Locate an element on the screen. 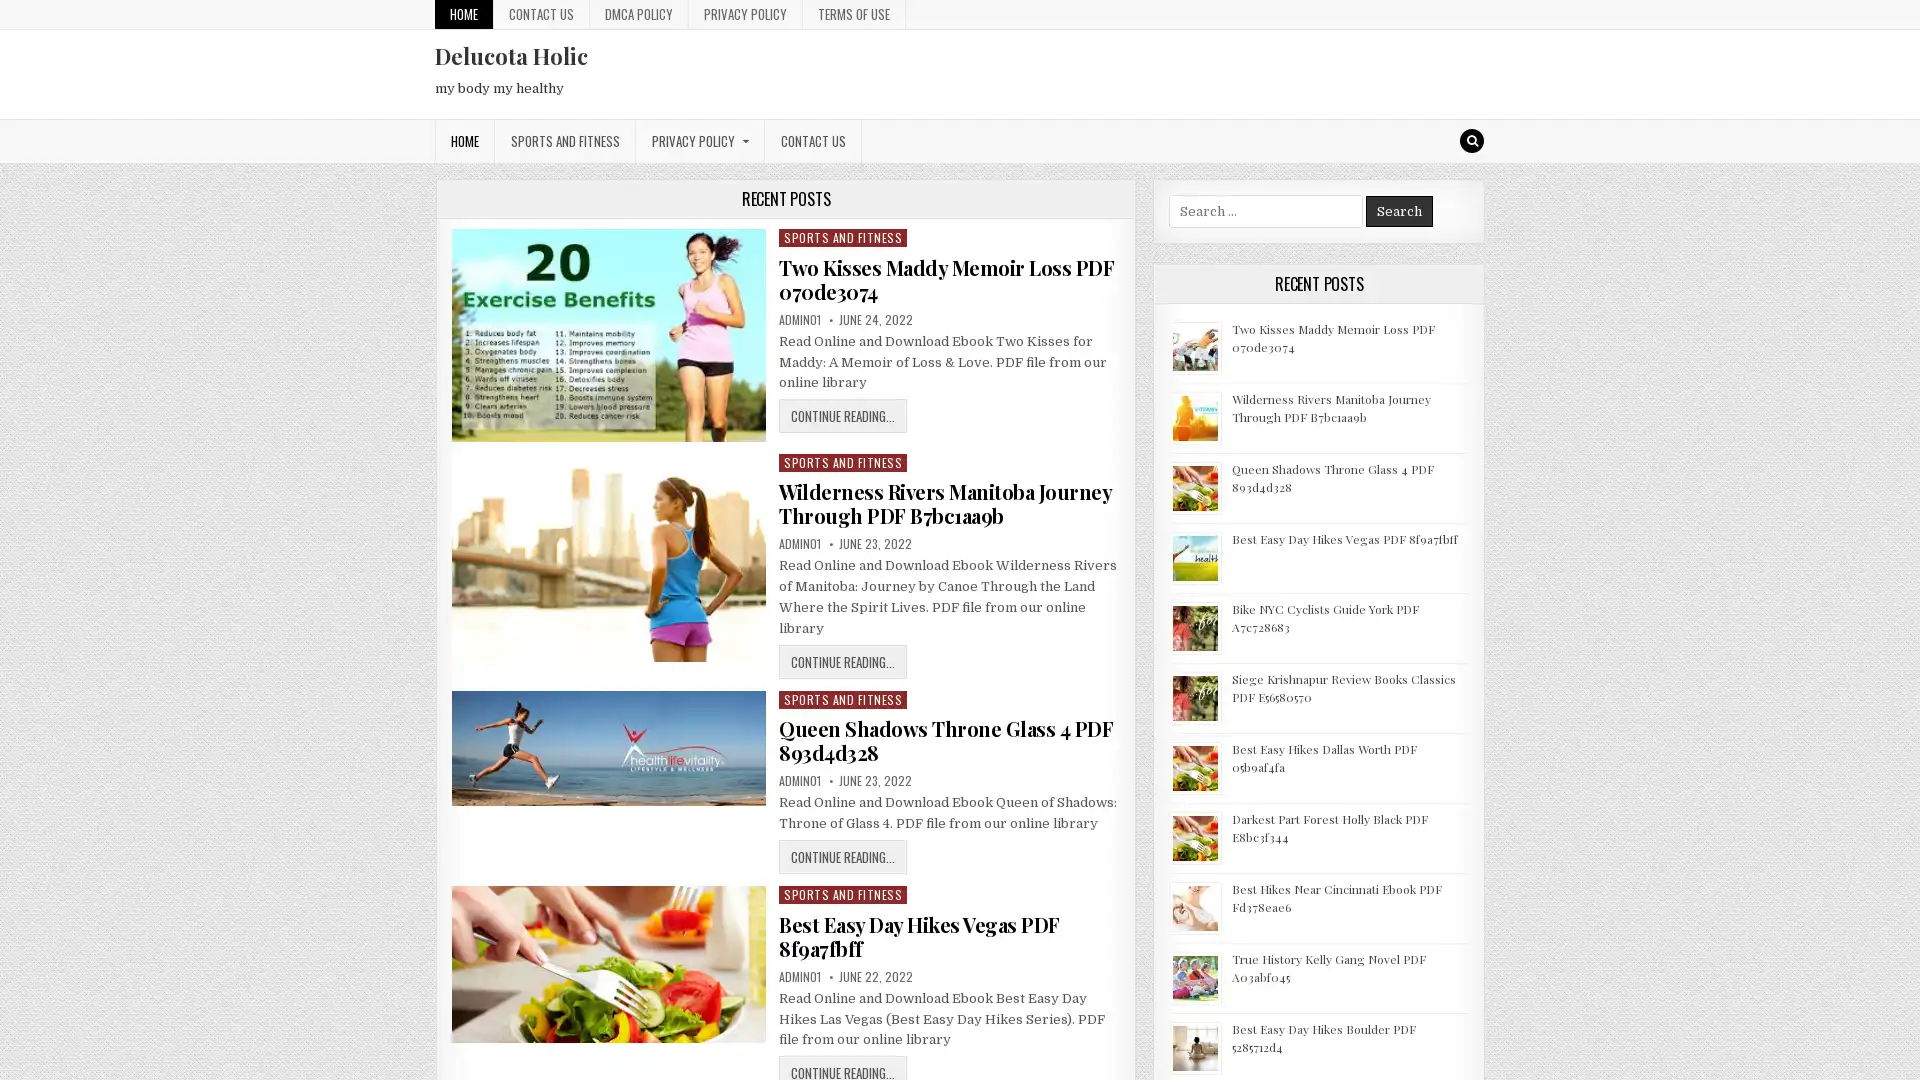  Search is located at coordinates (1398, 211).